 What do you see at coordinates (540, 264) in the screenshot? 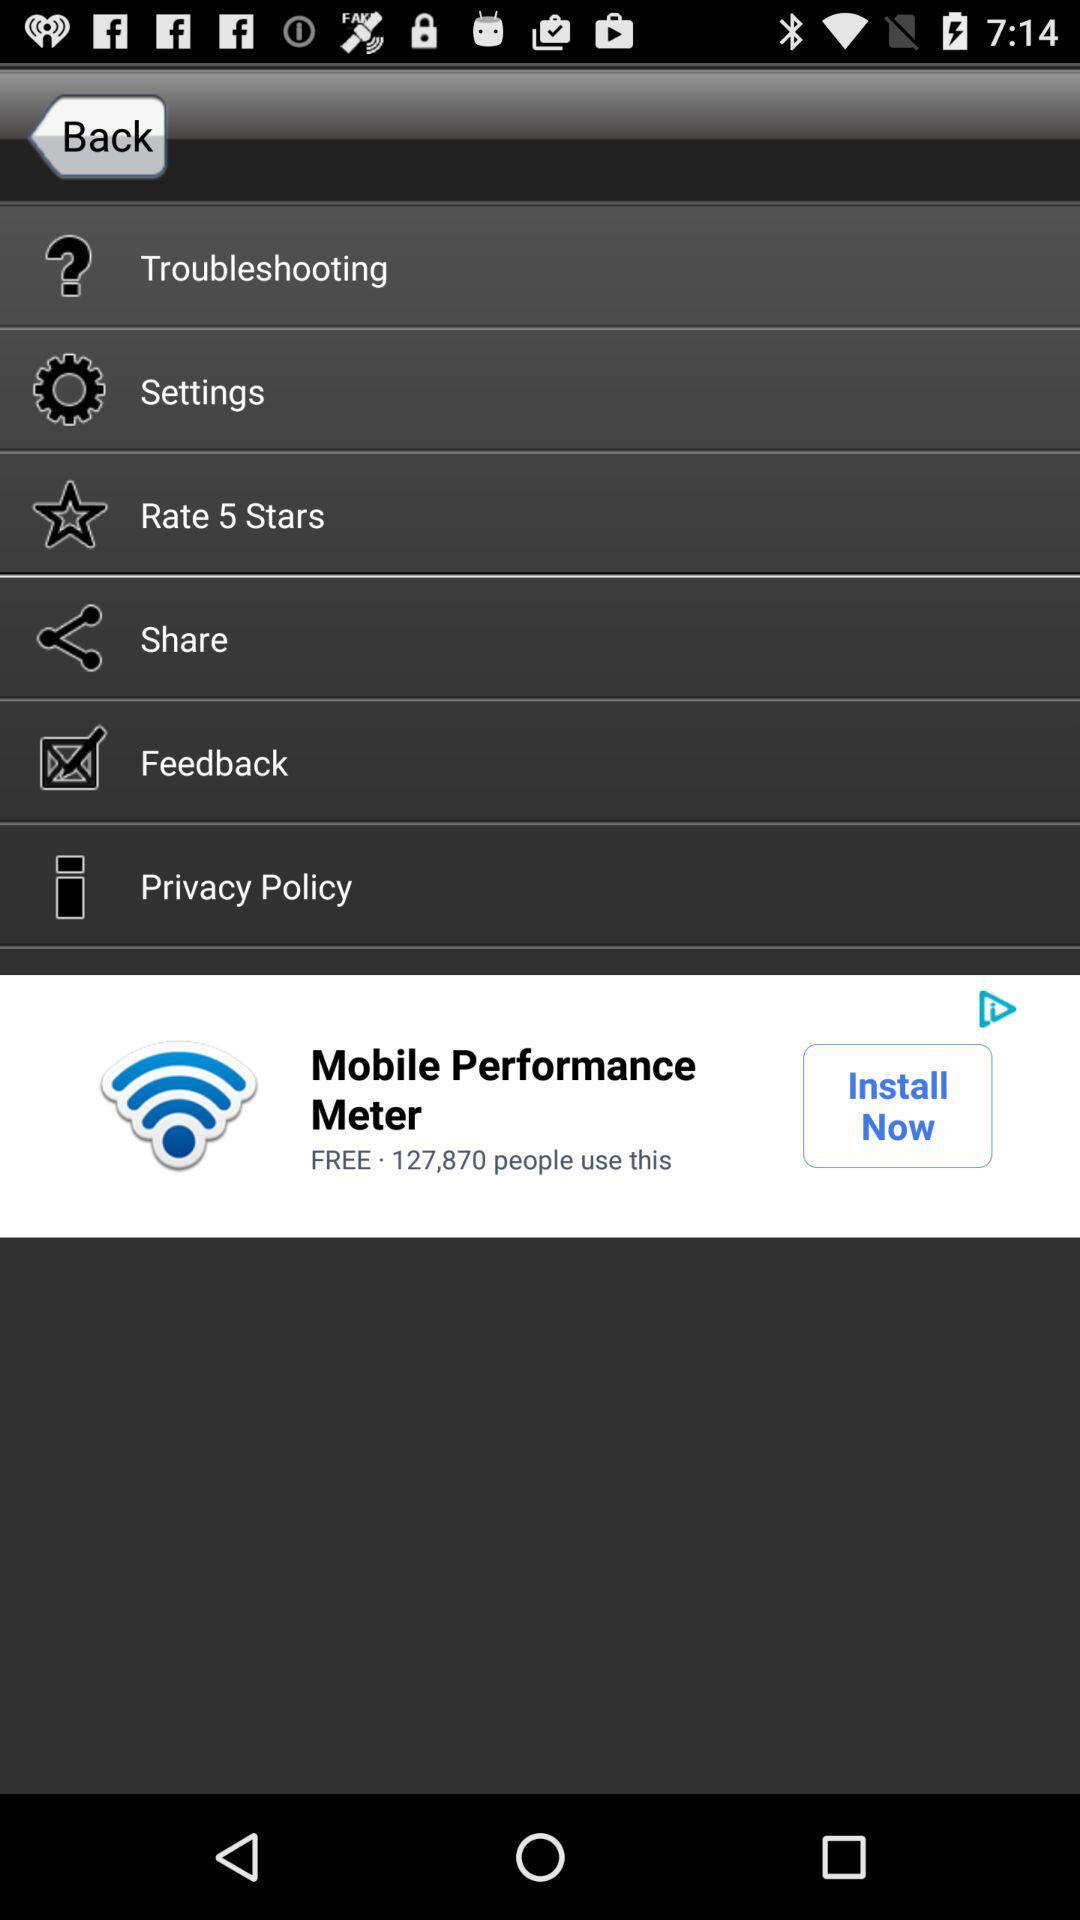
I see `the troubleshooting item` at bounding box center [540, 264].